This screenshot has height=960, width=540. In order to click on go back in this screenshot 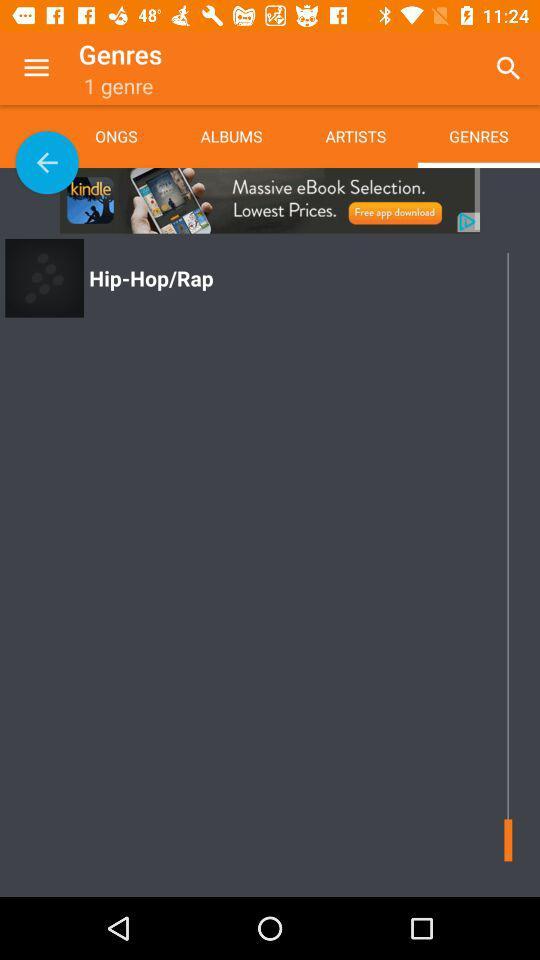, I will do `click(47, 161)`.